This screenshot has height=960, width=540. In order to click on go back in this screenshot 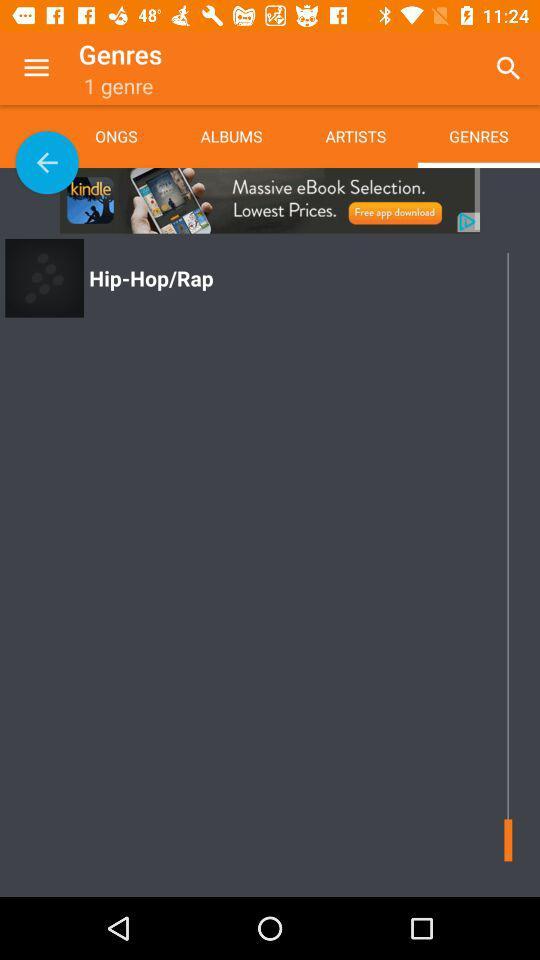, I will do `click(47, 161)`.